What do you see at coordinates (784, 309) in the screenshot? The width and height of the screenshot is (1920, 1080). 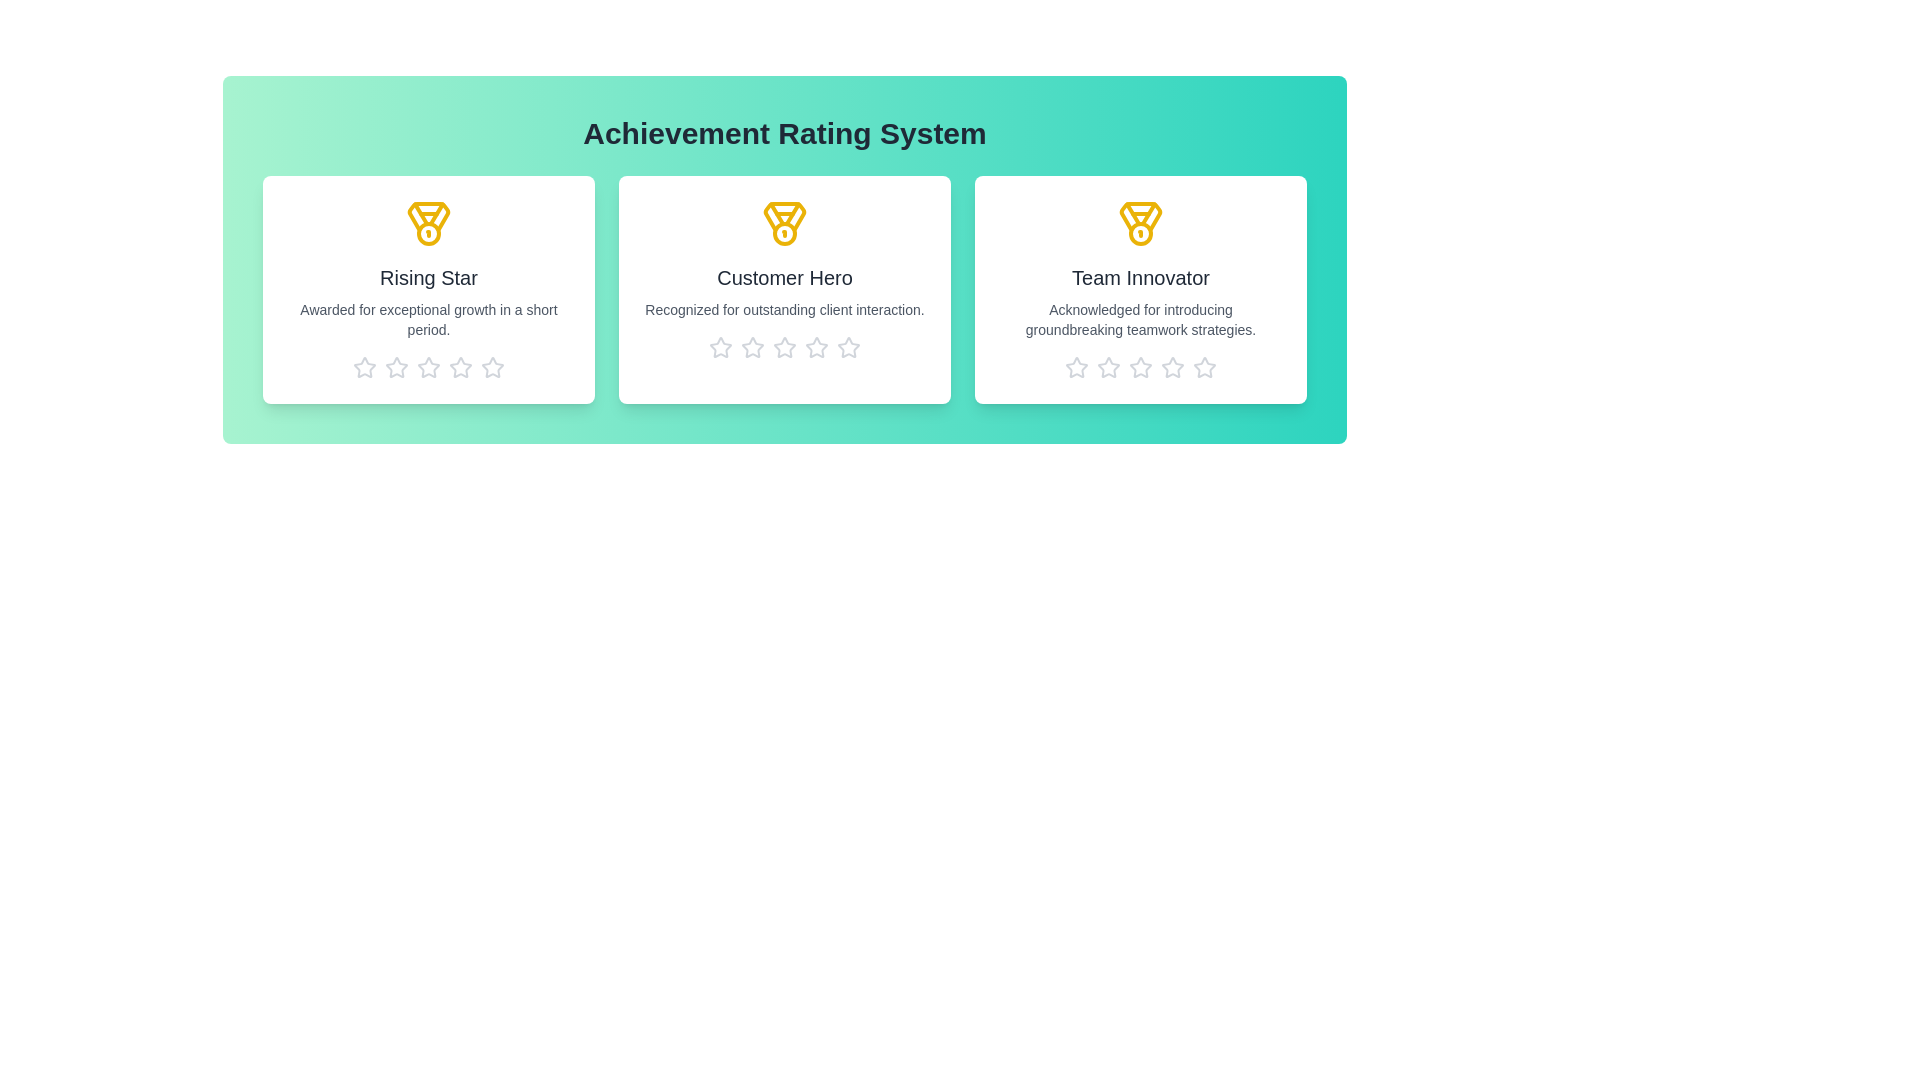 I see `the description of the achievement Customer Hero` at bounding box center [784, 309].